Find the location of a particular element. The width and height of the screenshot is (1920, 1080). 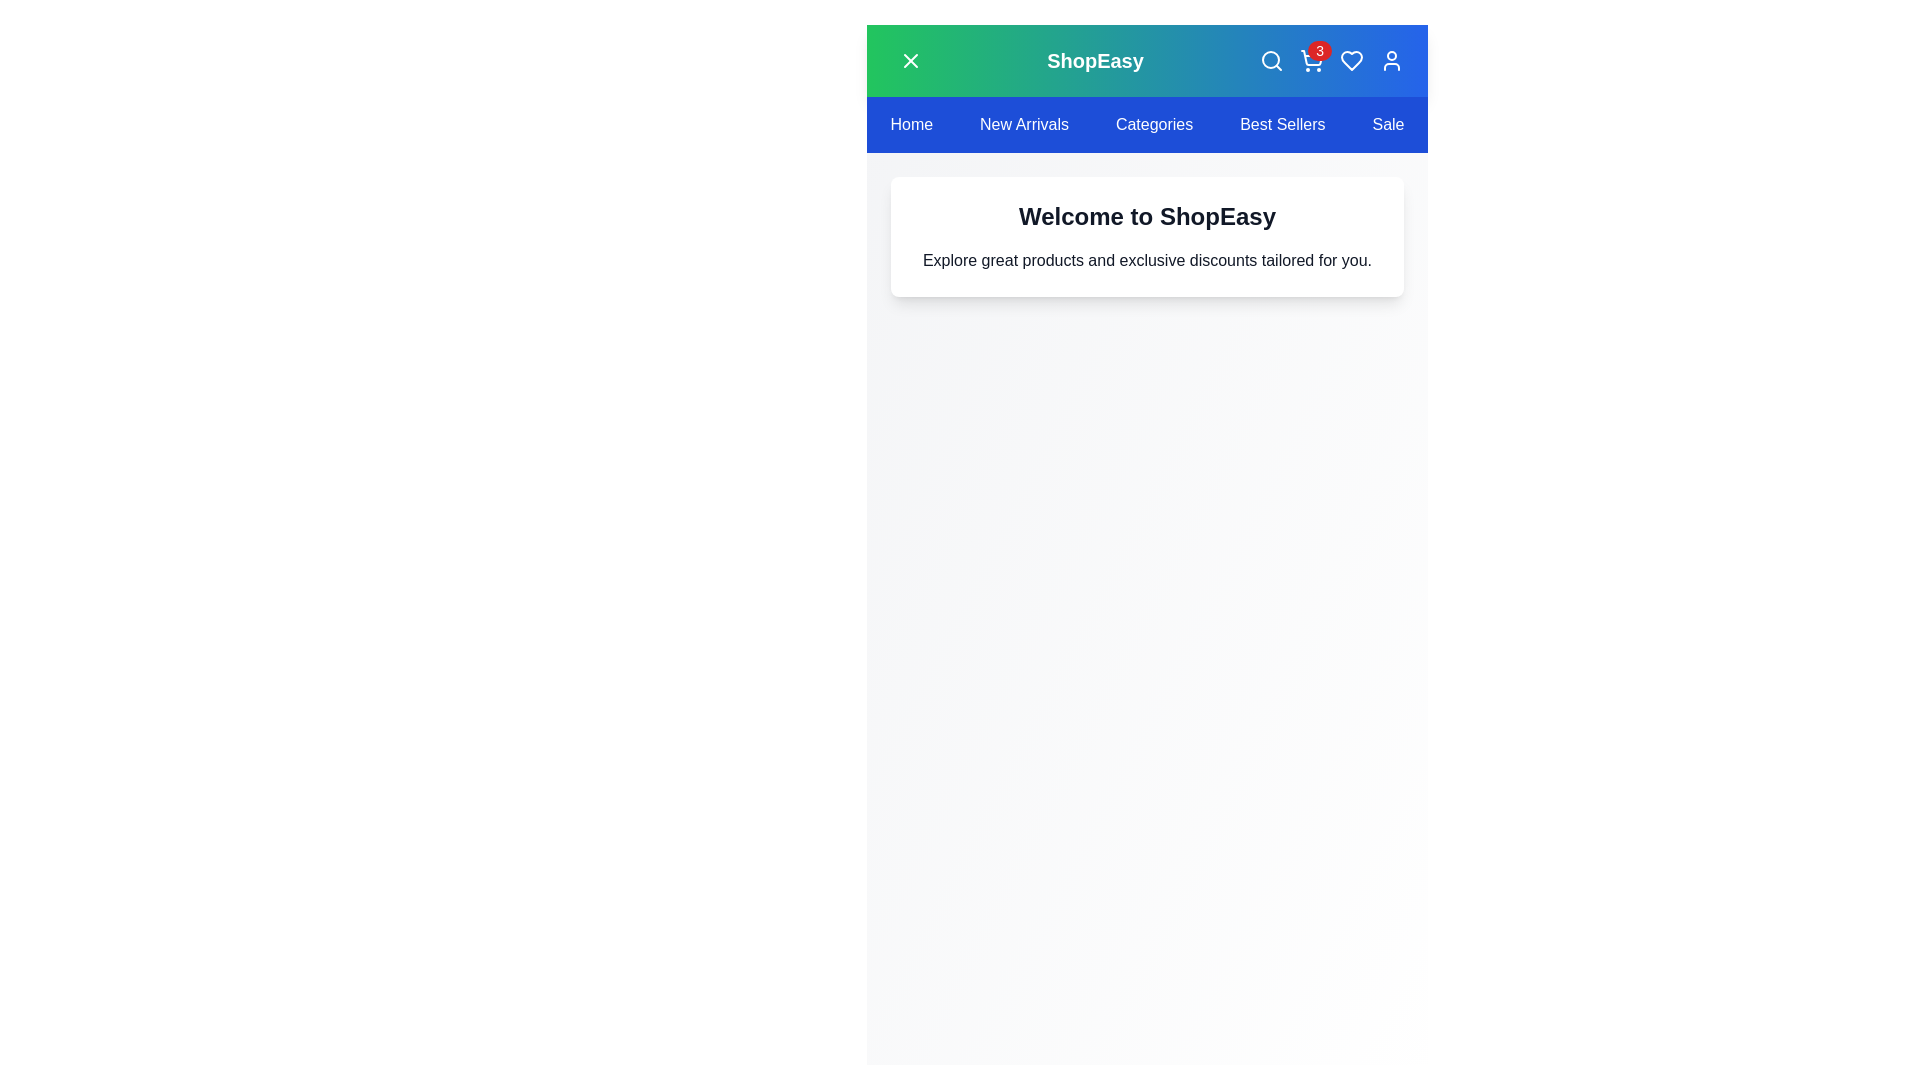

the user icon to access user account options is located at coordinates (1390, 60).